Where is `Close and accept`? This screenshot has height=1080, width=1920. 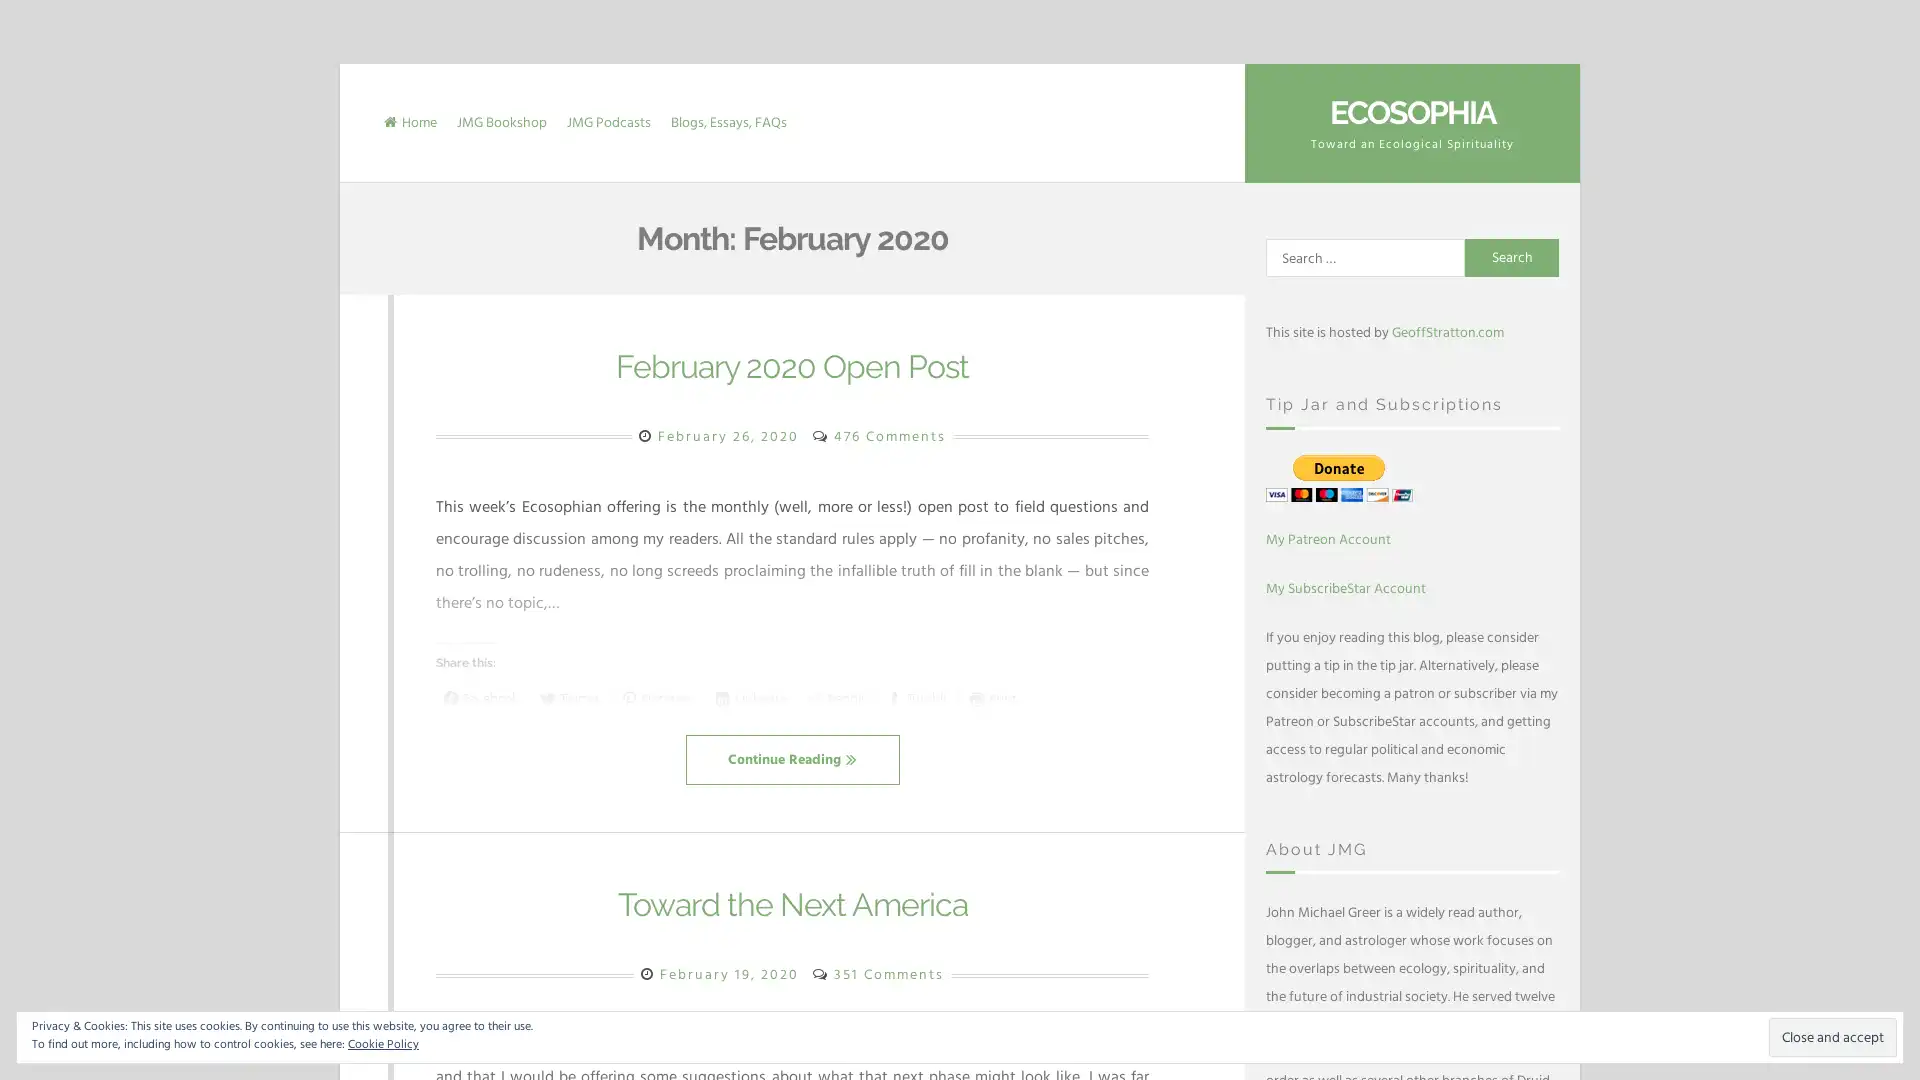 Close and accept is located at coordinates (1833, 1036).